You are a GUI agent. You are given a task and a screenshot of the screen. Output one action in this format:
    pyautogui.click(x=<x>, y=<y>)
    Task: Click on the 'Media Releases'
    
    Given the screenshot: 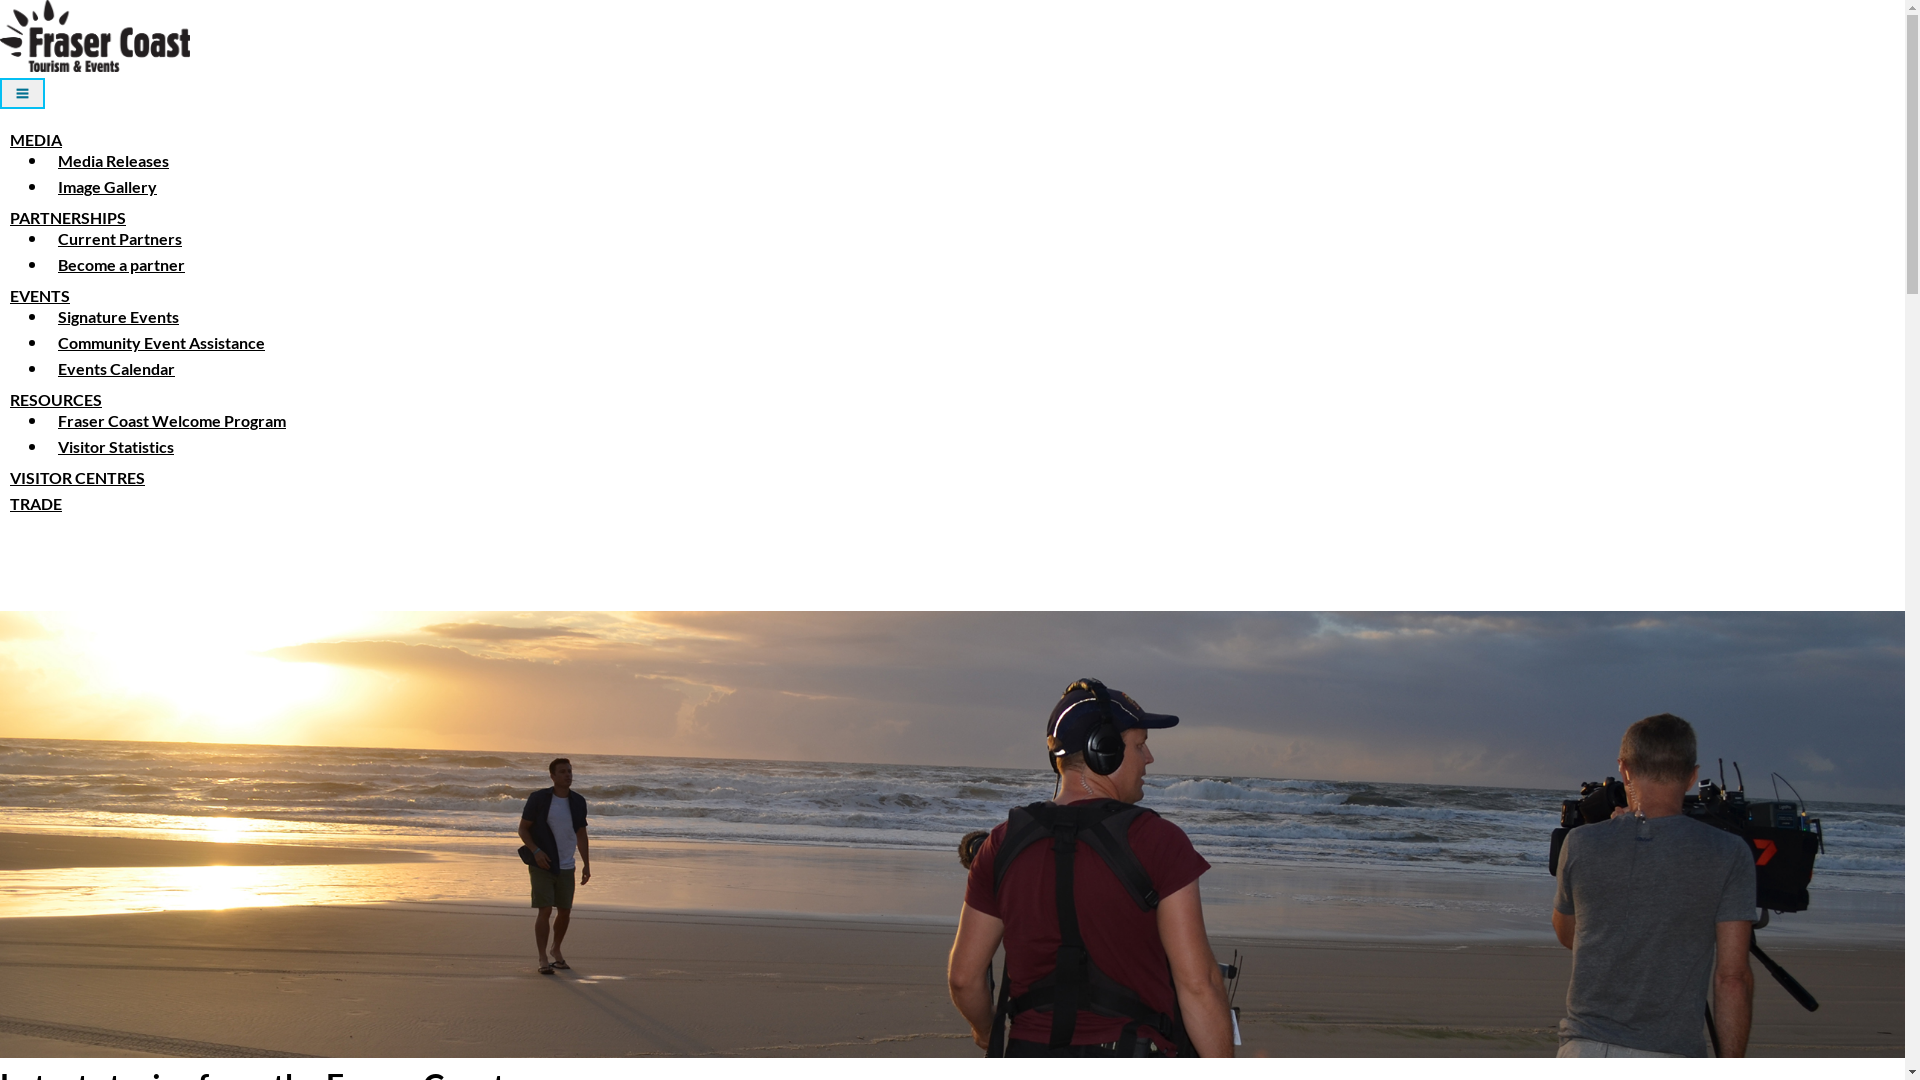 What is the action you would take?
    pyautogui.click(x=112, y=159)
    